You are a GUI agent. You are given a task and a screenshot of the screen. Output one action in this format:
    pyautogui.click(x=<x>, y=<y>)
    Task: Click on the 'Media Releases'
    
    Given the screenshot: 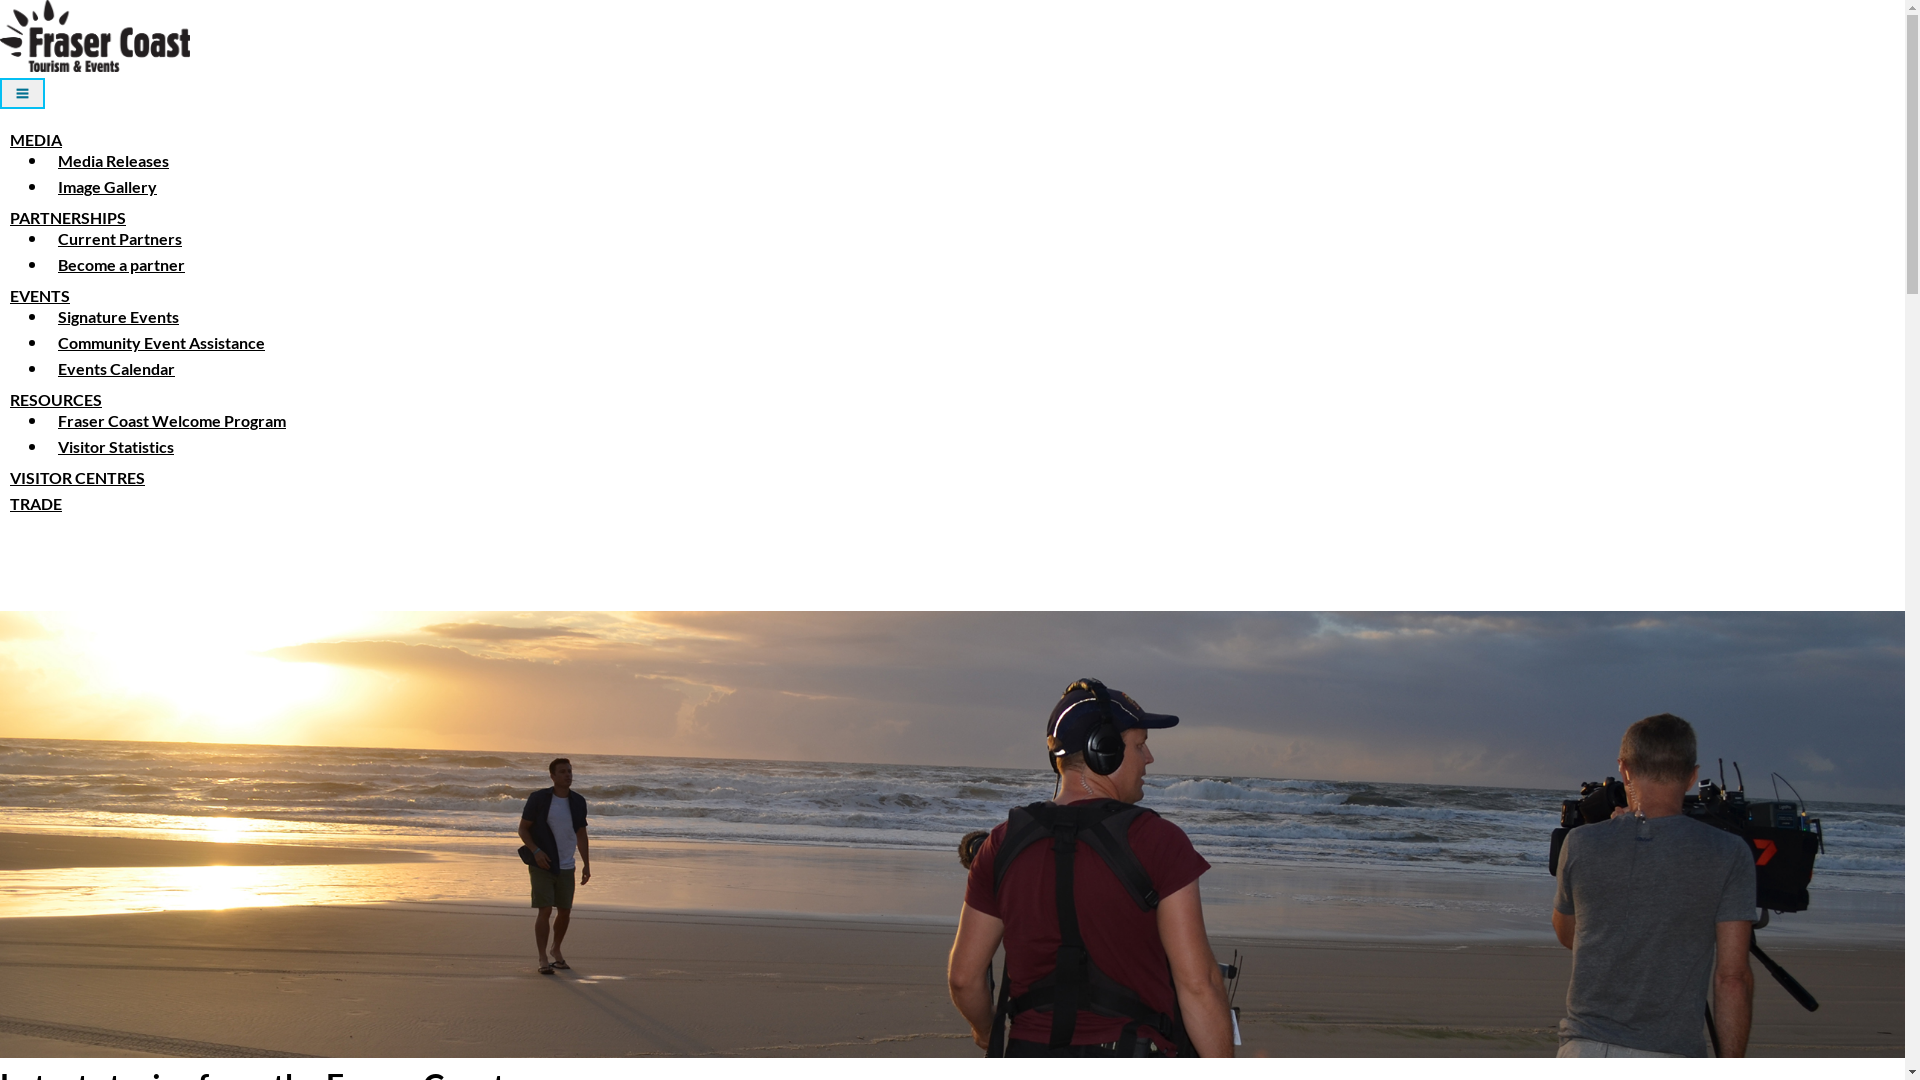 What is the action you would take?
    pyautogui.click(x=112, y=159)
    